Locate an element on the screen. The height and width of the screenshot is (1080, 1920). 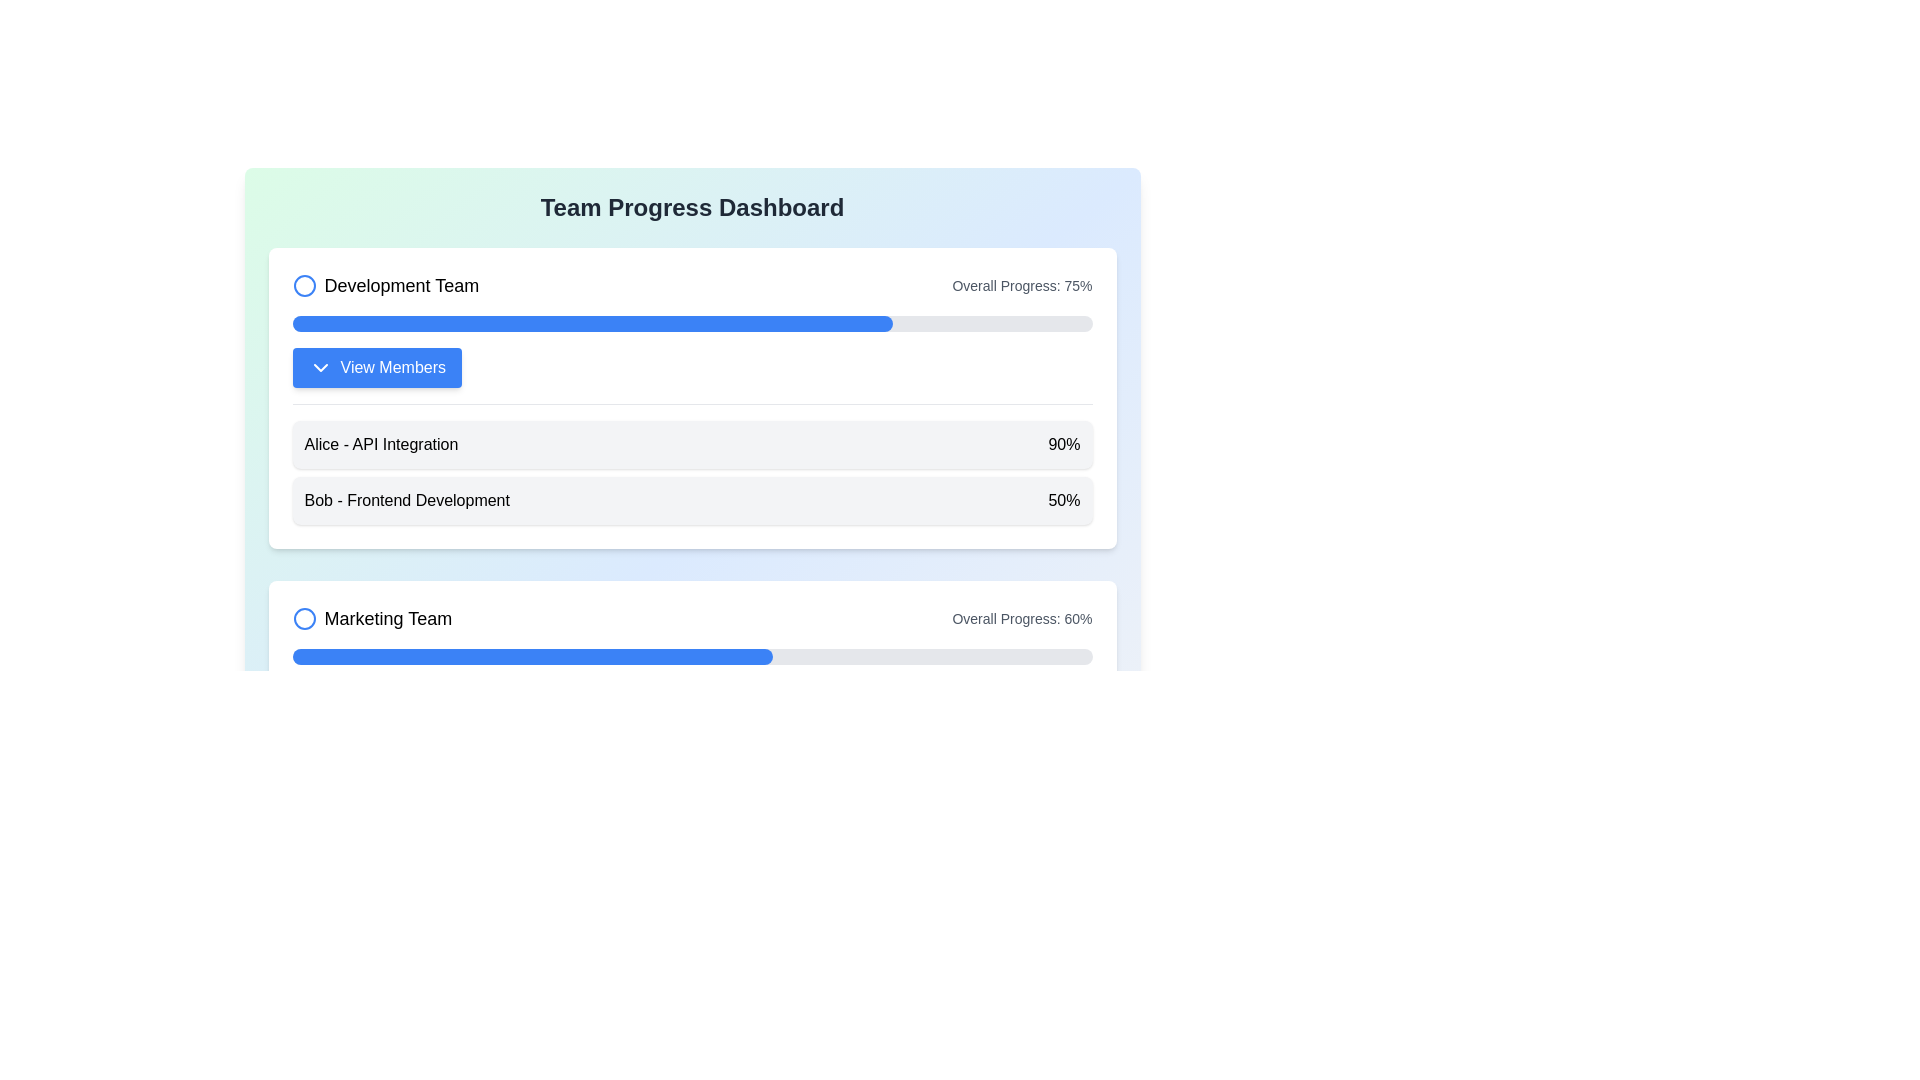
the blue 'View Members' button located under the 'Development Team' title and above the list items 'Alice - API Integration' and 'Bob - Frontend Development' is located at coordinates (377, 367).